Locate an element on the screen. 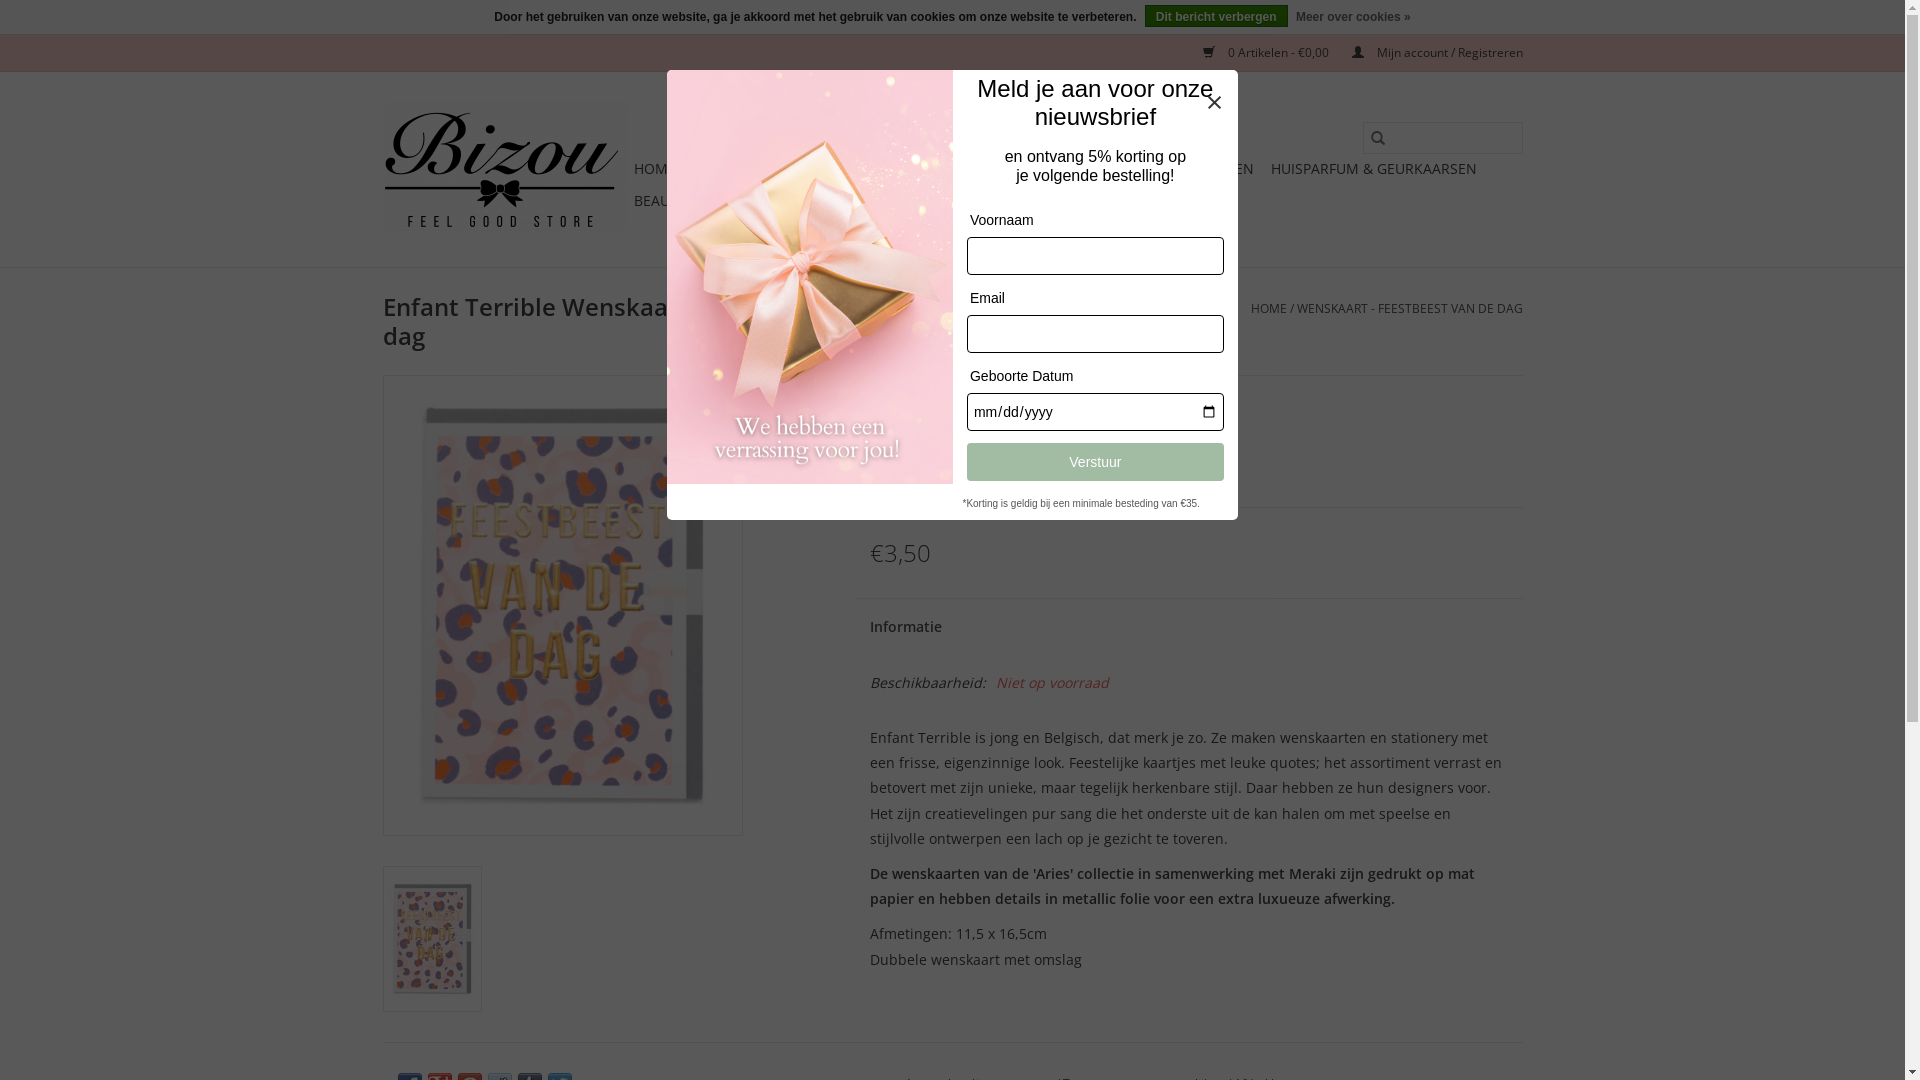 This screenshot has width=1920, height=1080. 'Informatie' is located at coordinates (854, 626).